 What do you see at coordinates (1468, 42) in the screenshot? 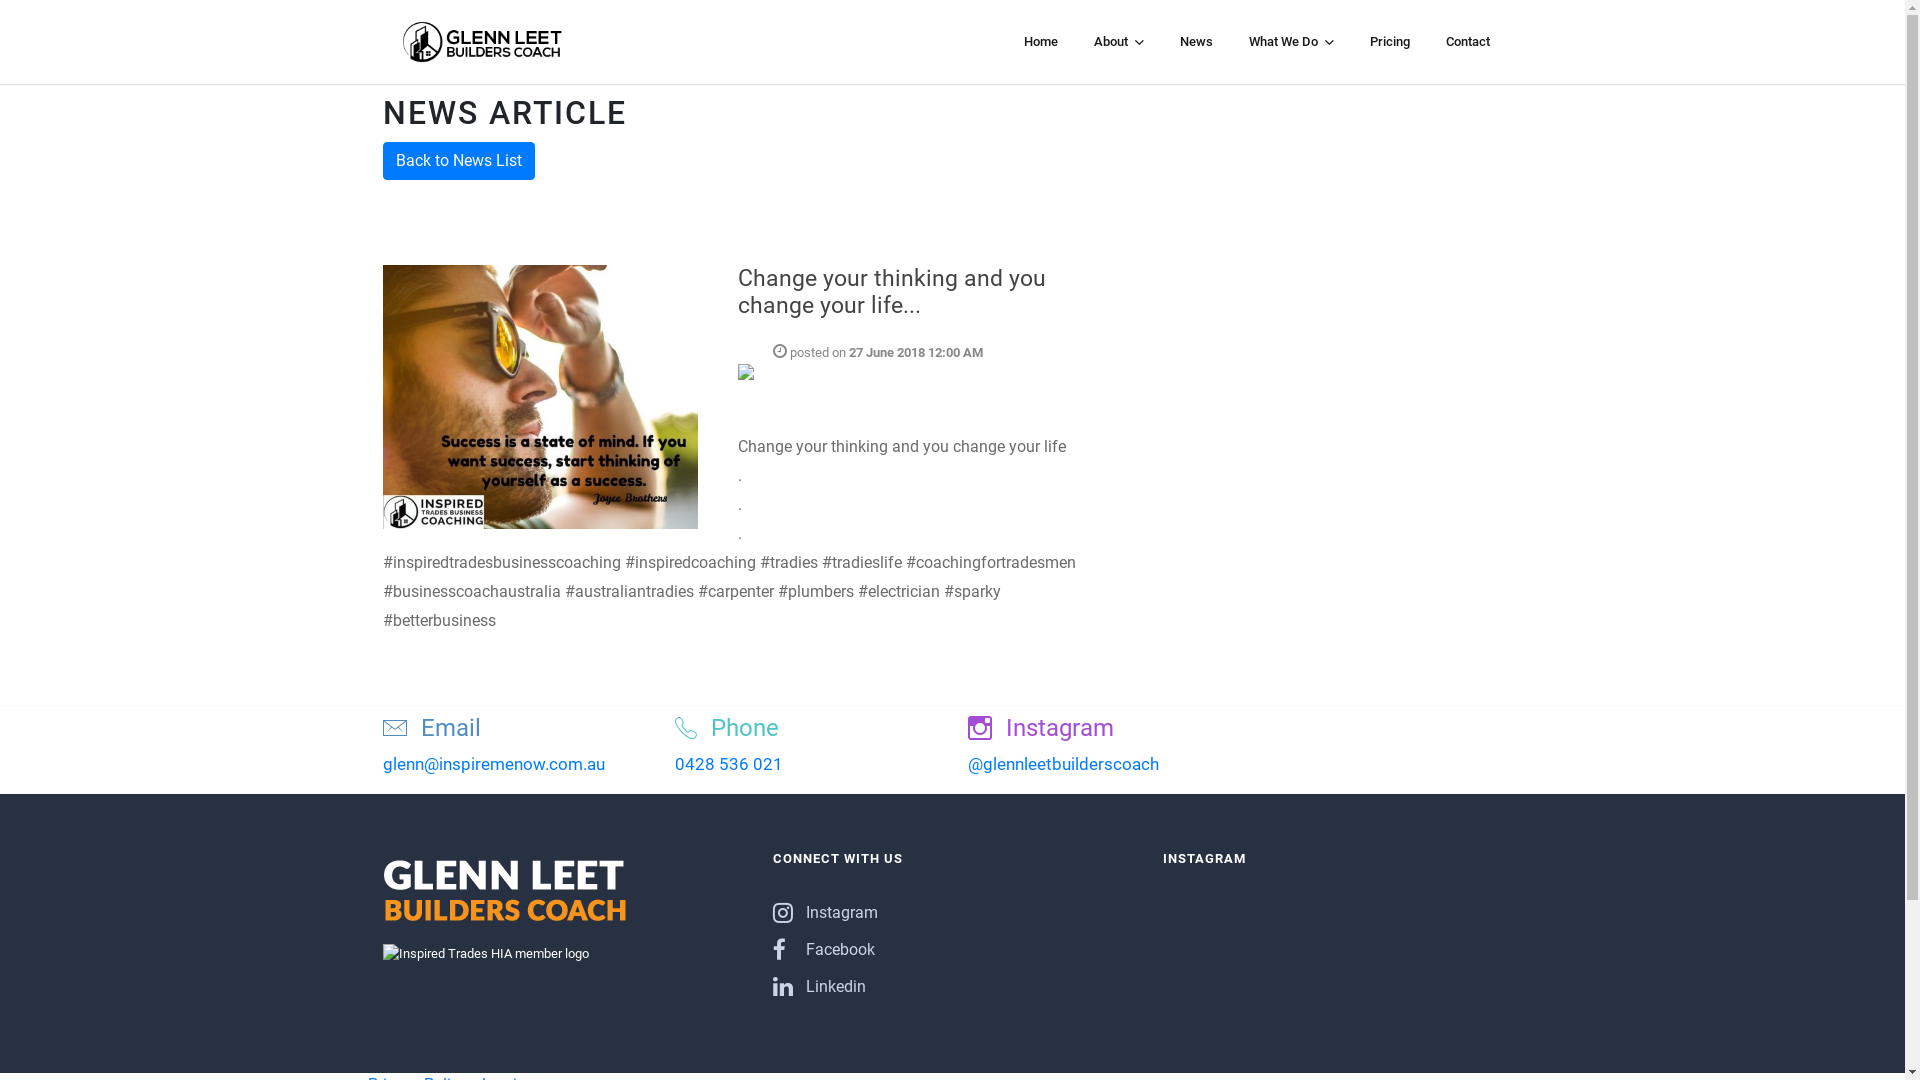
I see `'Contact'` at bounding box center [1468, 42].